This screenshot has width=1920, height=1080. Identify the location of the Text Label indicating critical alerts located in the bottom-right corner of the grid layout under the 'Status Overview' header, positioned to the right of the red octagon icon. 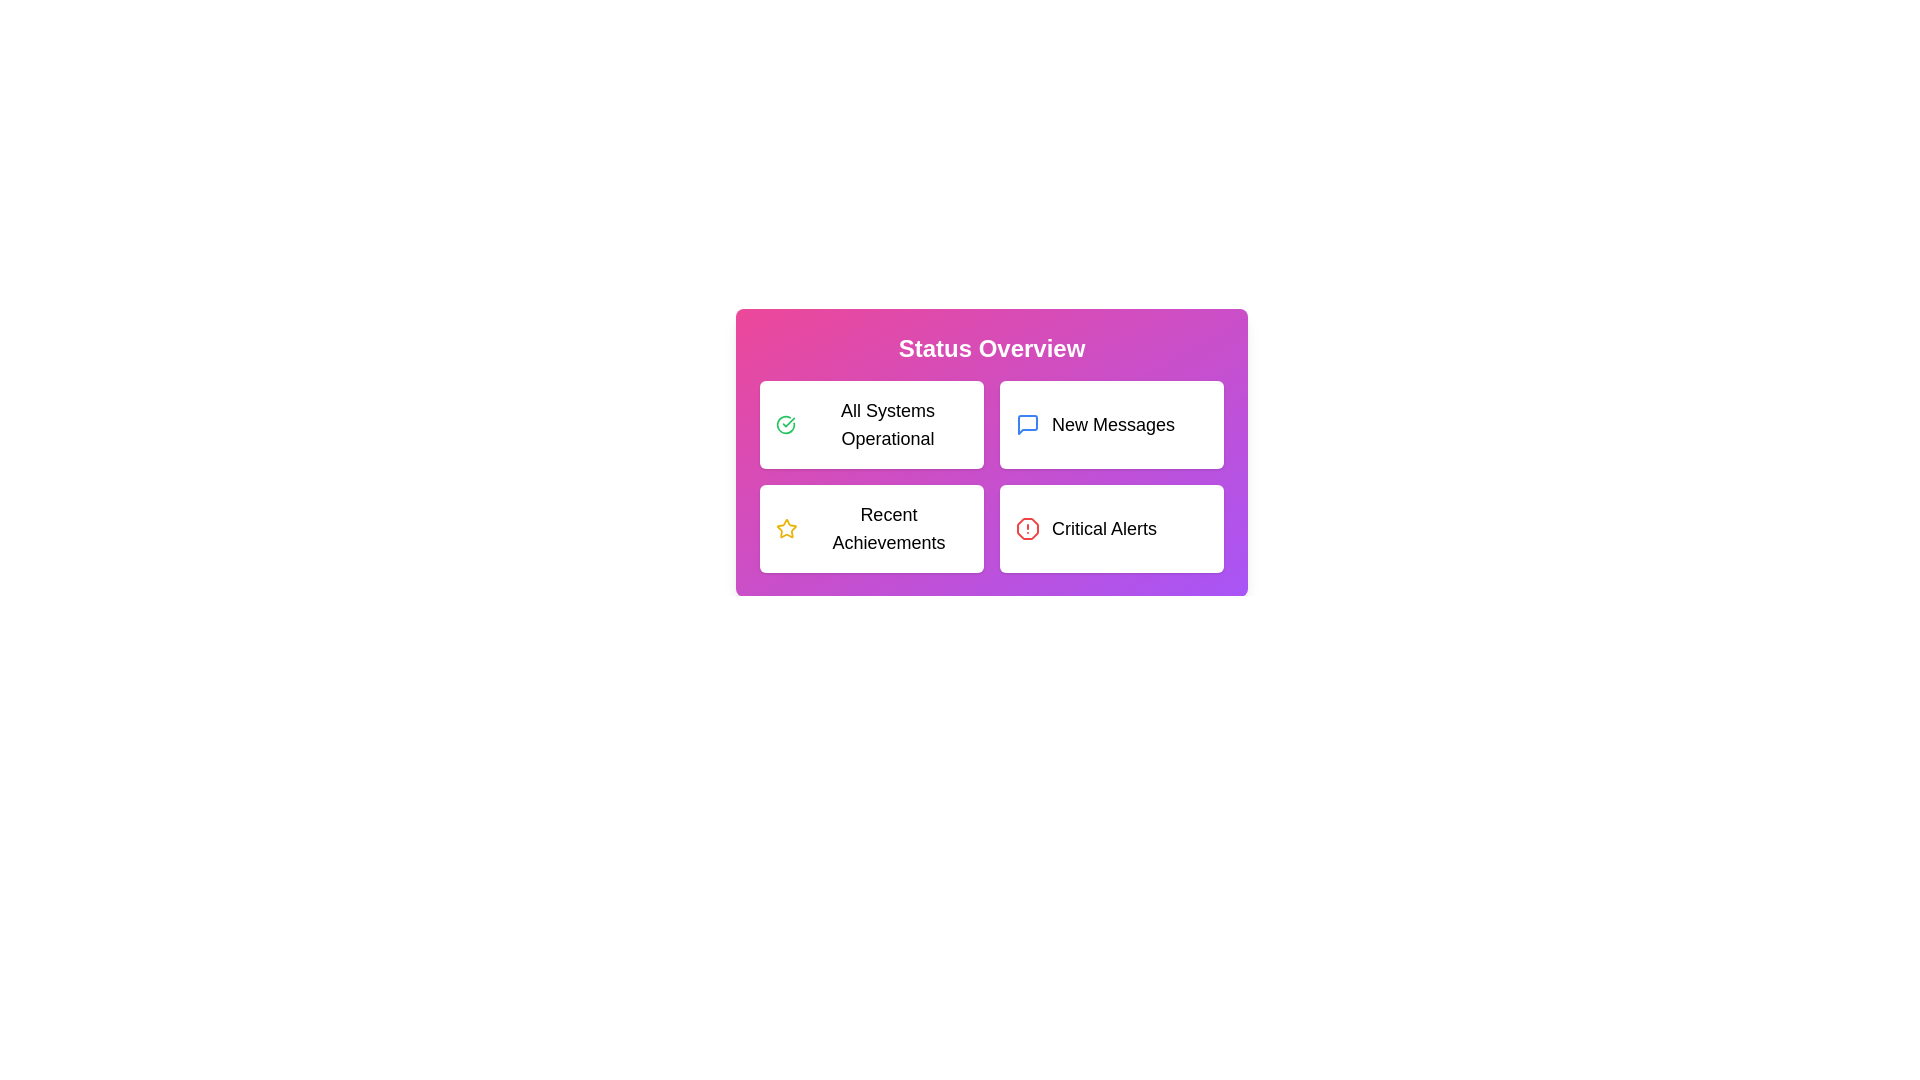
(1103, 527).